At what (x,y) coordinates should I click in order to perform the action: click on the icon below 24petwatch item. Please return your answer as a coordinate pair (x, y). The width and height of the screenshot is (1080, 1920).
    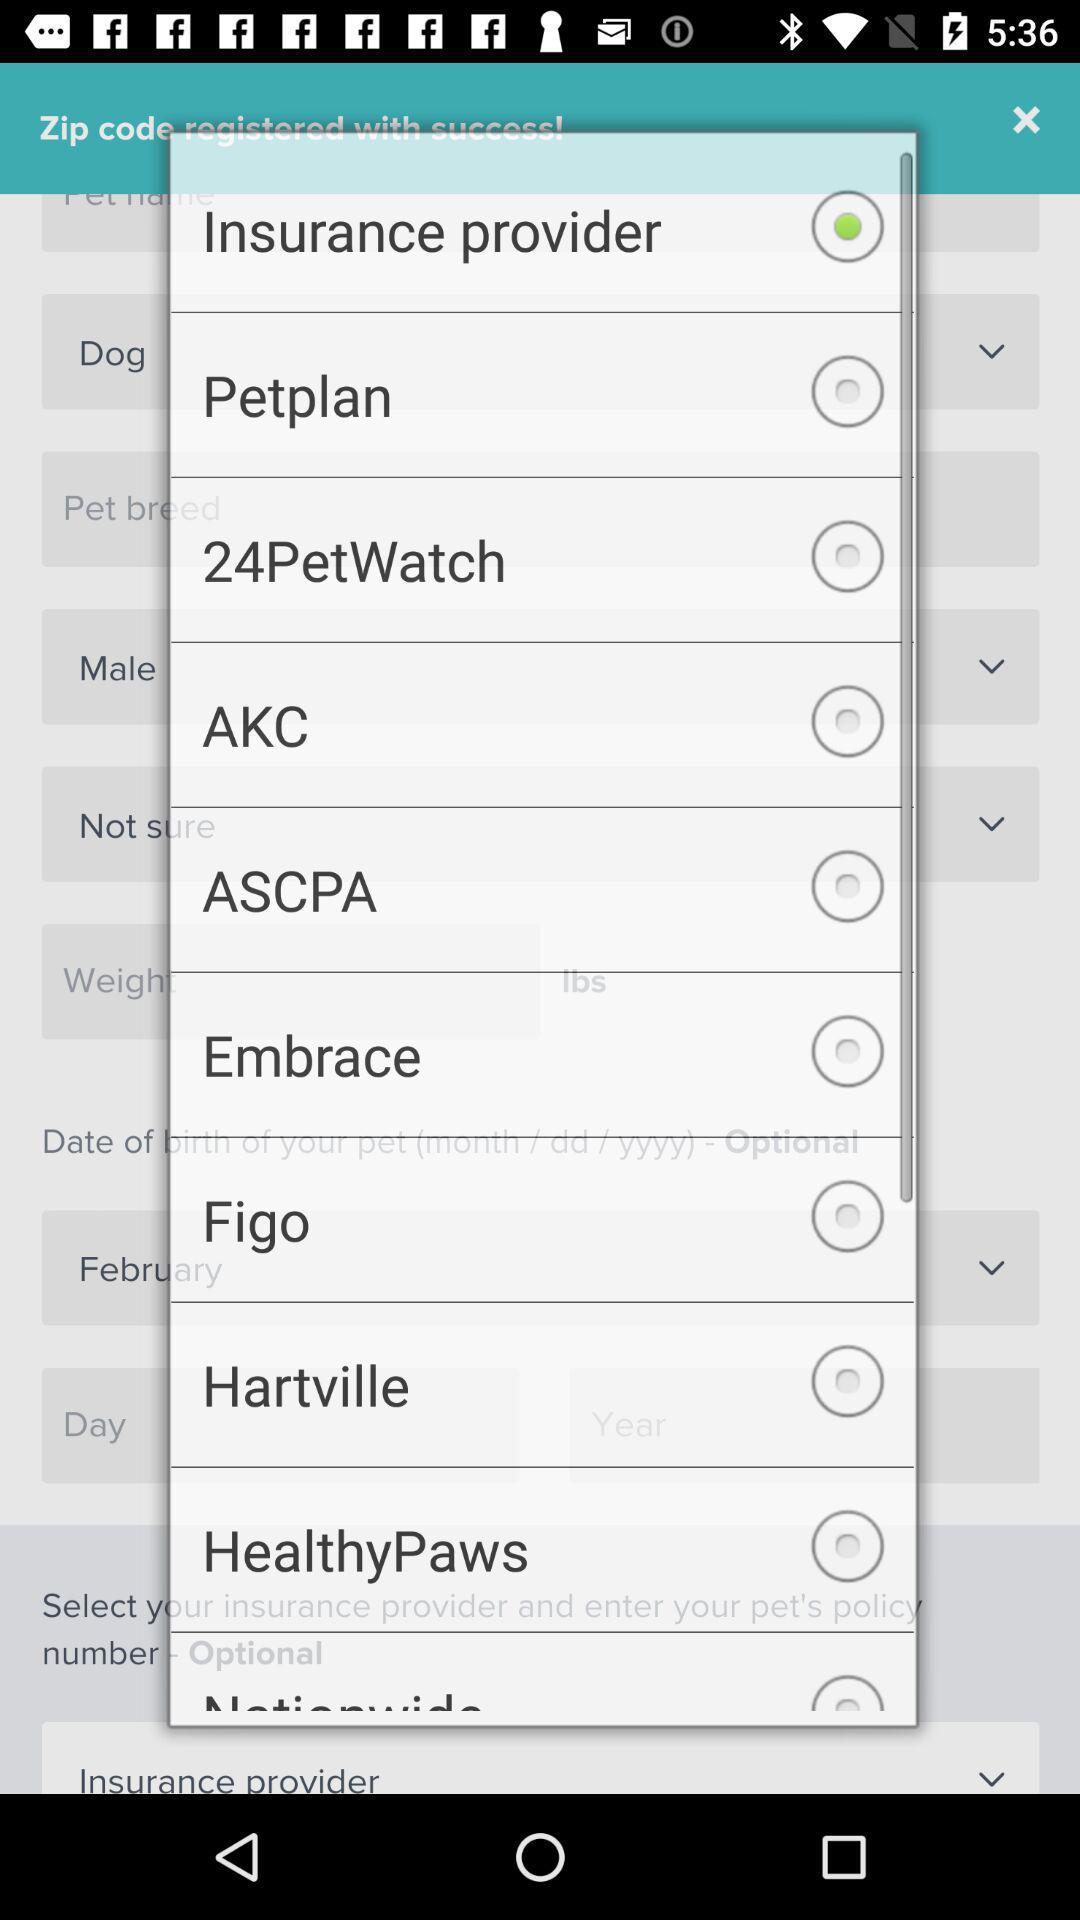
    Looking at the image, I should click on (542, 719).